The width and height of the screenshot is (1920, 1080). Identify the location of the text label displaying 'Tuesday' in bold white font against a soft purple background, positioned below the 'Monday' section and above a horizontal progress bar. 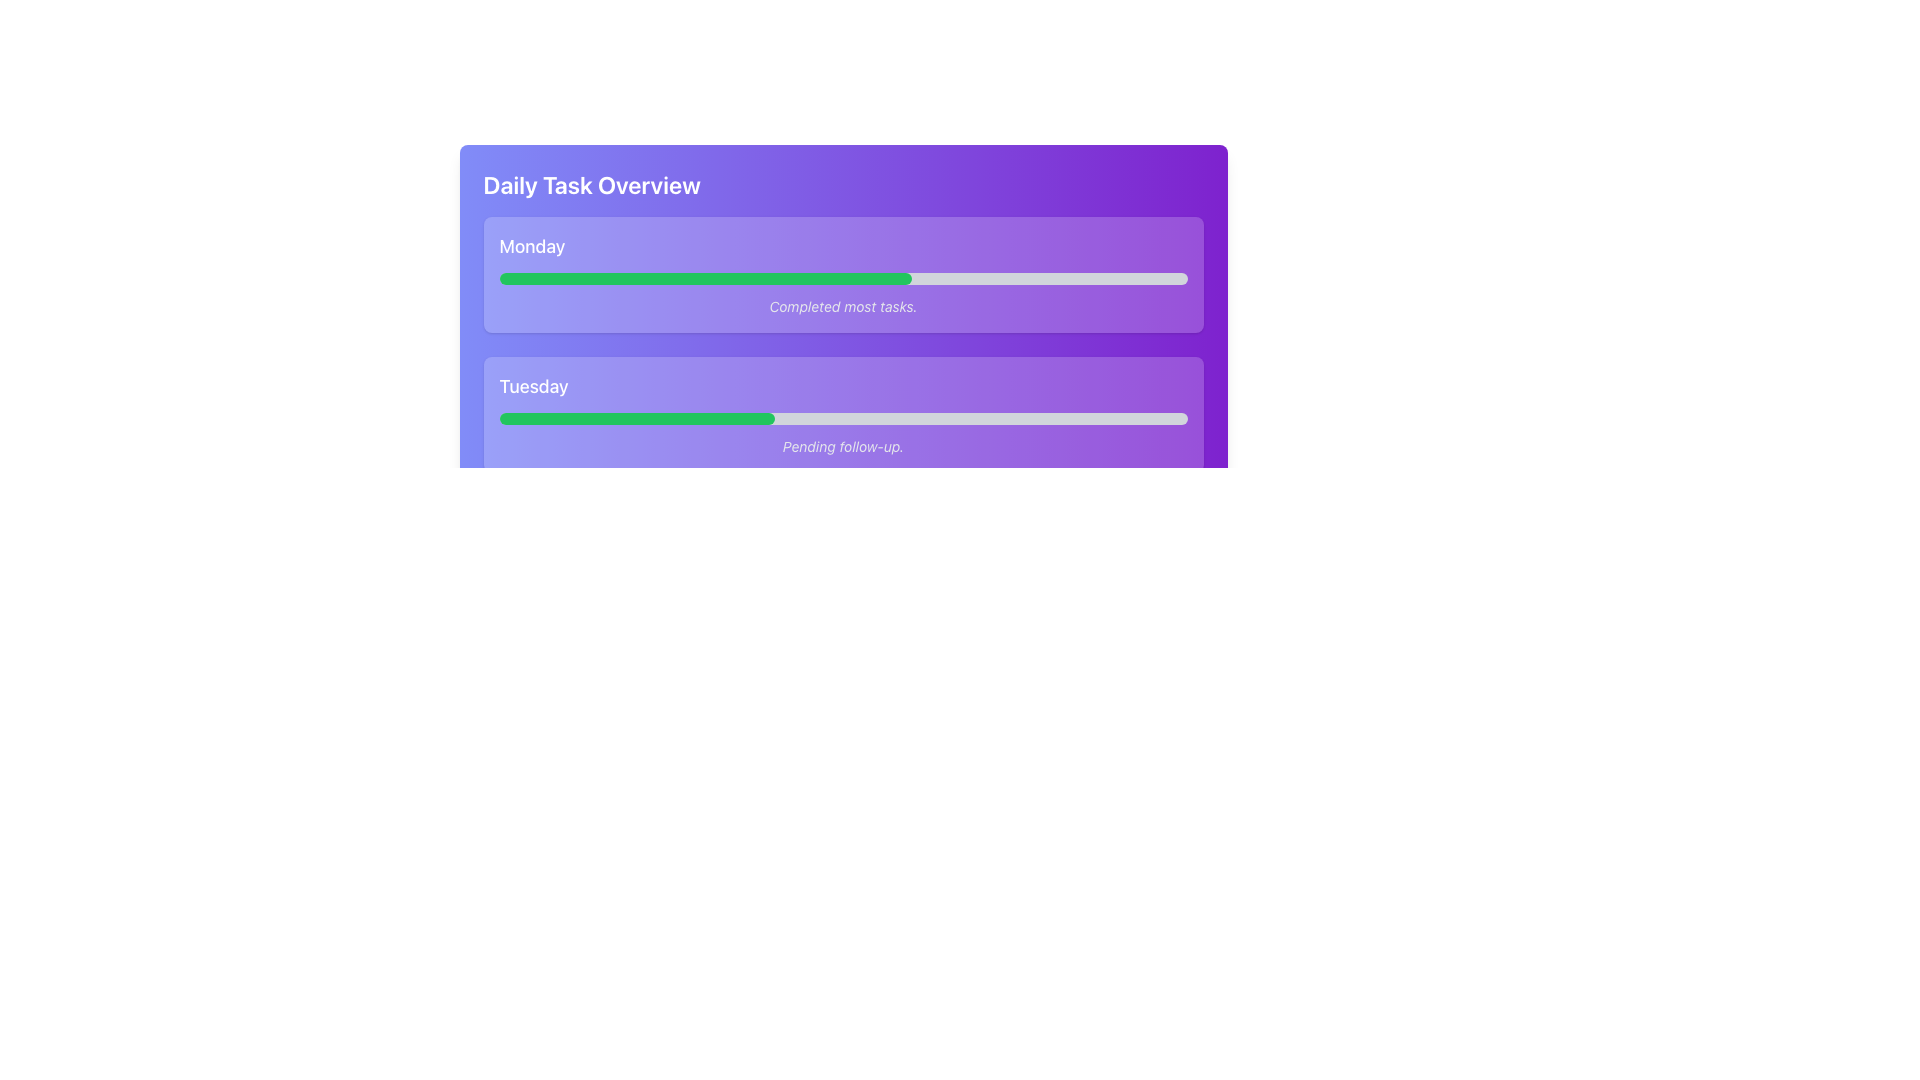
(534, 386).